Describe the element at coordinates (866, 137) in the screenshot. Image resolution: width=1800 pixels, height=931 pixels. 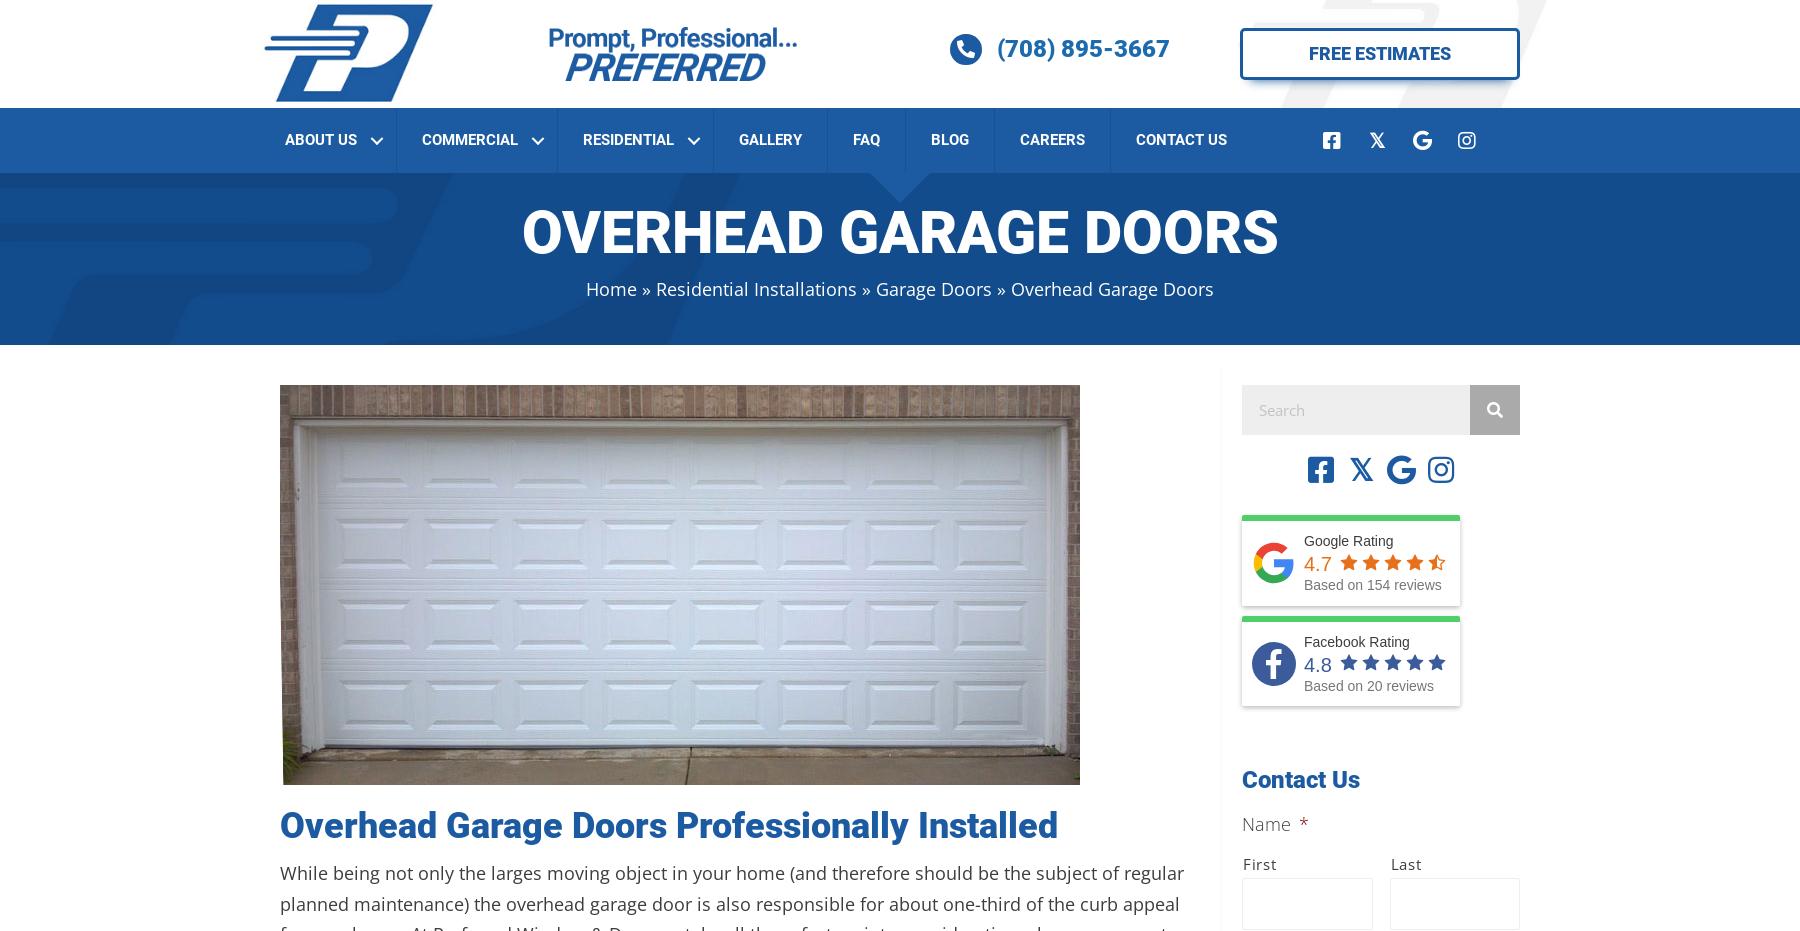
I see `'FAQ'` at that location.